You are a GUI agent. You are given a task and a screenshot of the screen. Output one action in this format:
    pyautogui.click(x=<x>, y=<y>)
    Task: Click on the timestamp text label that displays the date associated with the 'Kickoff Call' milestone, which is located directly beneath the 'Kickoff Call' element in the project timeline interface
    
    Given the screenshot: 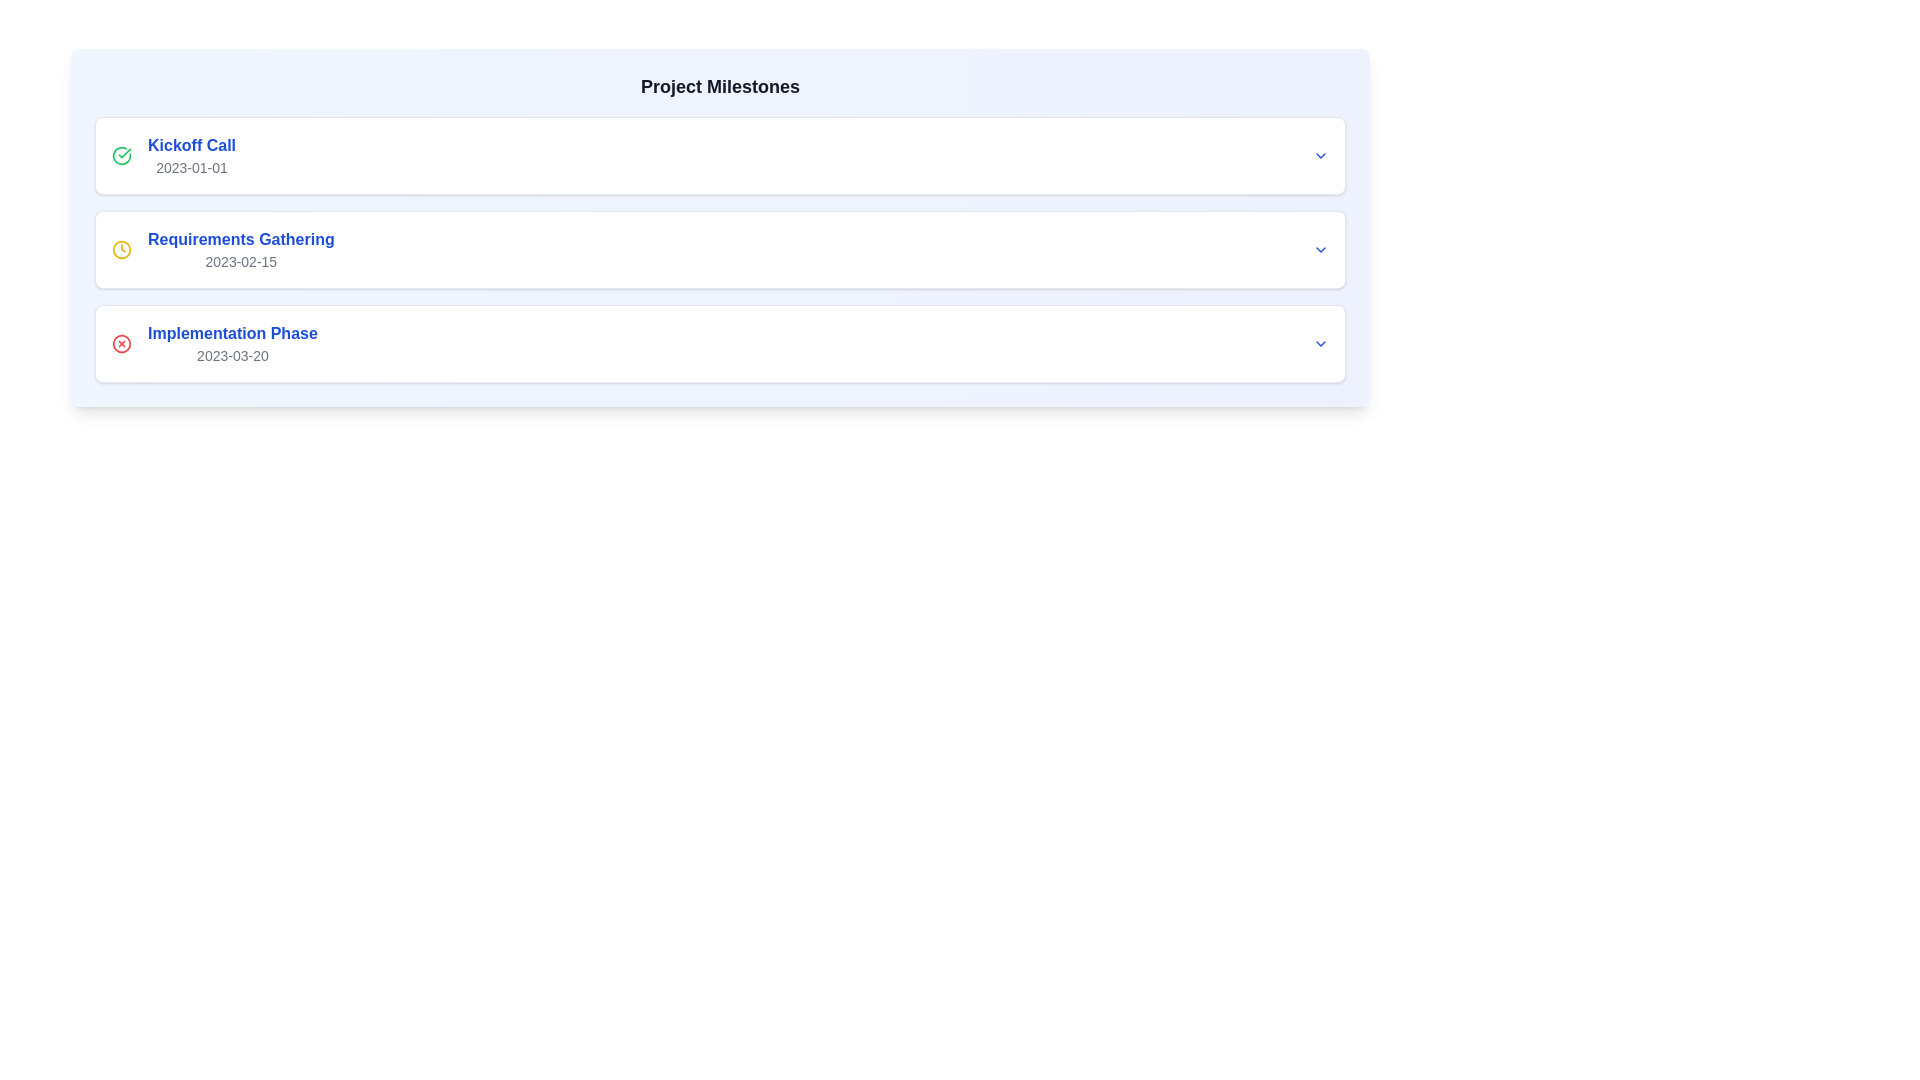 What is the action you would take?
    pyautogui.click(x=192, y=167)
    